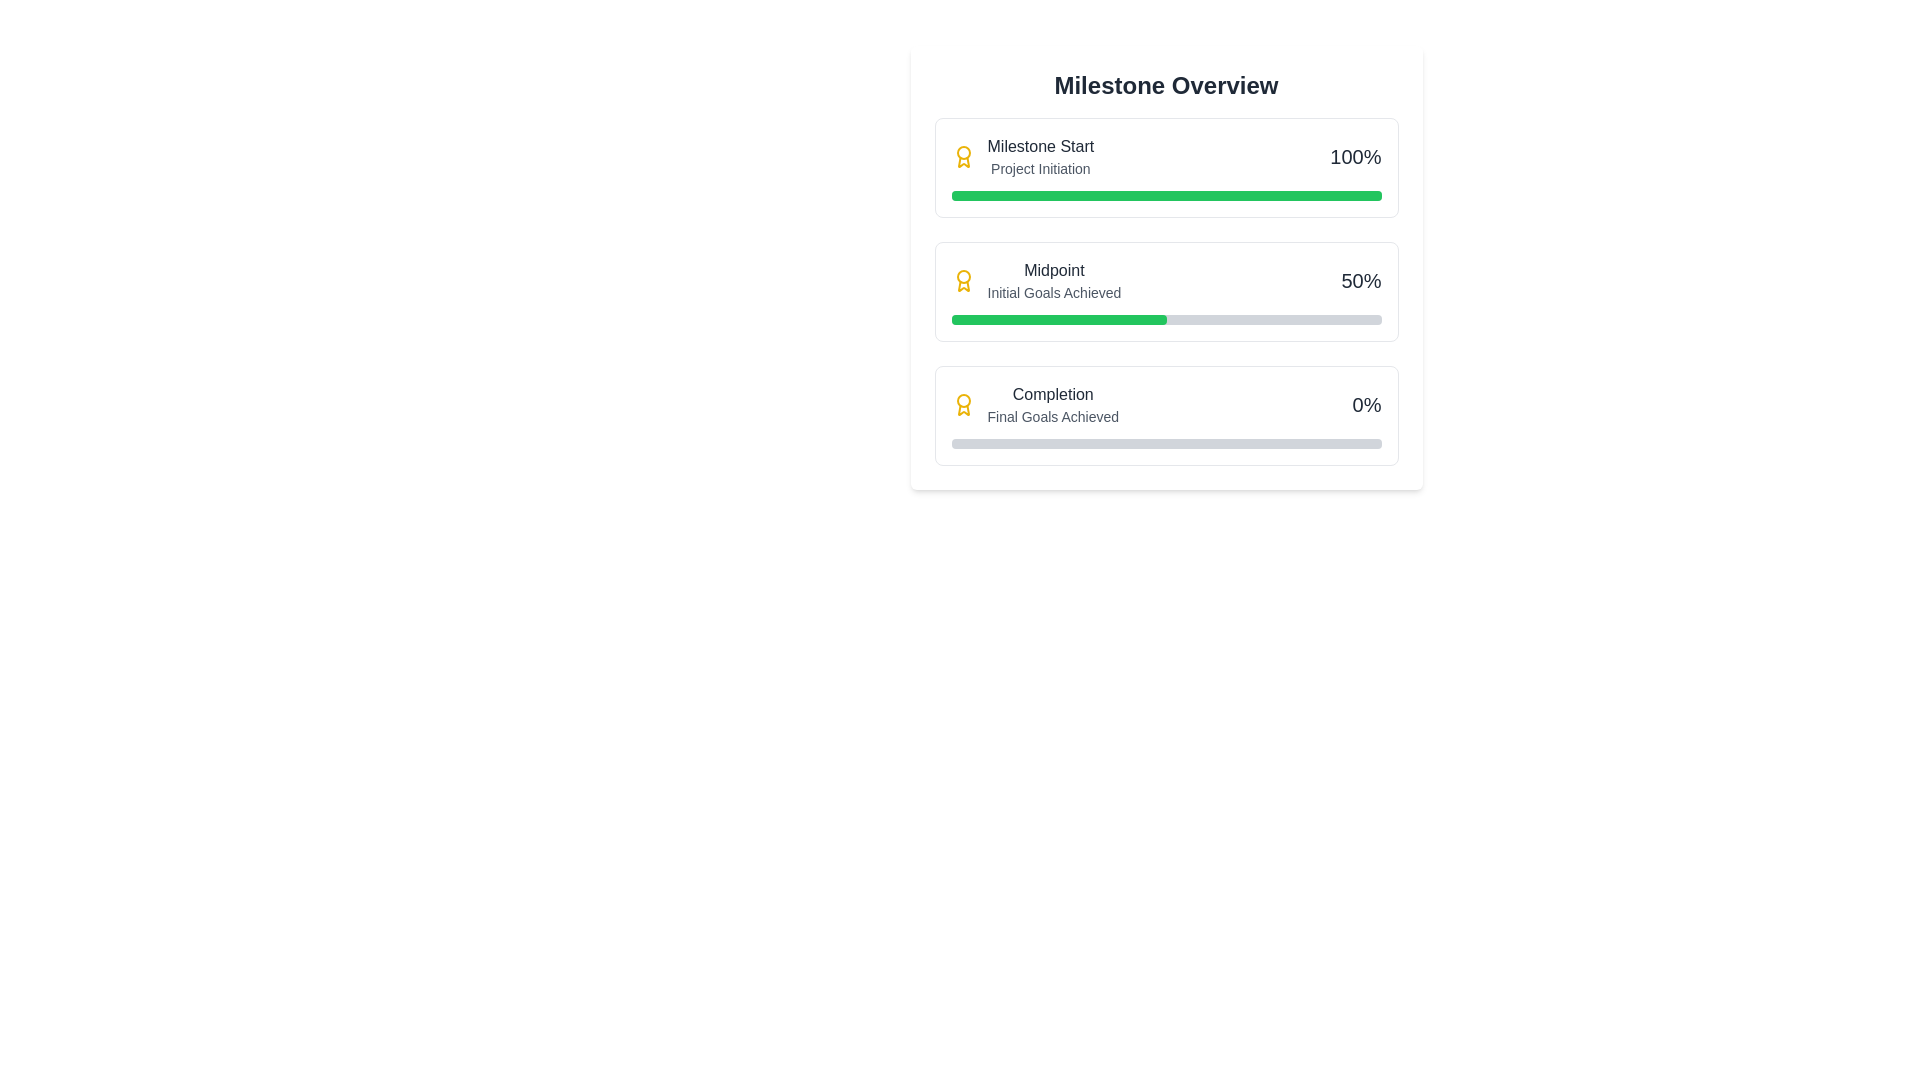 This screenshot has height=1080, width=1920. What do you see at coordinates (1058, 319) in the screenshot?
I see `the Progress indicator (filled bar) located in the 'Midpoint' milestone section, which visually represents halfway completion beneath the 'Midpoint' label` at bounding box center [1058, 319].